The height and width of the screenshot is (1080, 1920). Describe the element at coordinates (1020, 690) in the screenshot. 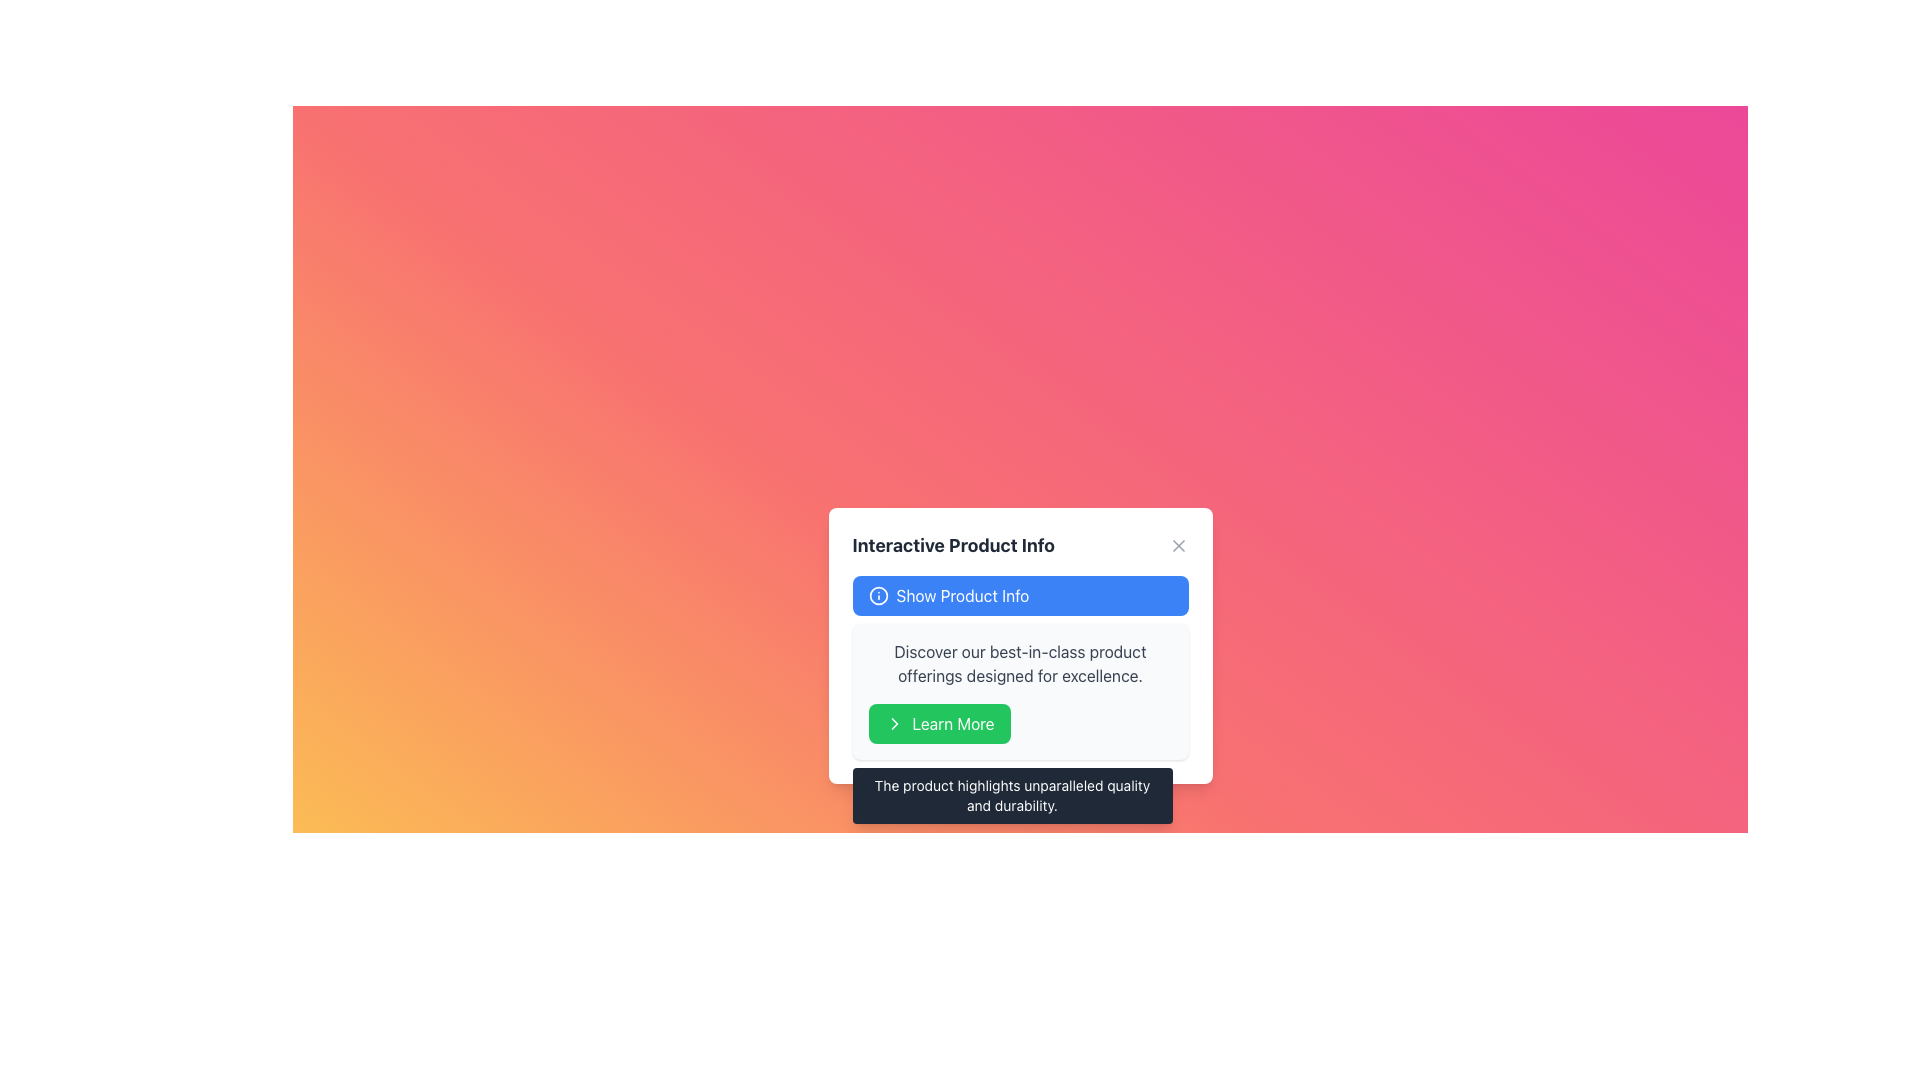

I see `product information from the promotional section located within the modal, which includes a text block and a 'Learn More' button situated below the 'Show Product Info' button` at that location.